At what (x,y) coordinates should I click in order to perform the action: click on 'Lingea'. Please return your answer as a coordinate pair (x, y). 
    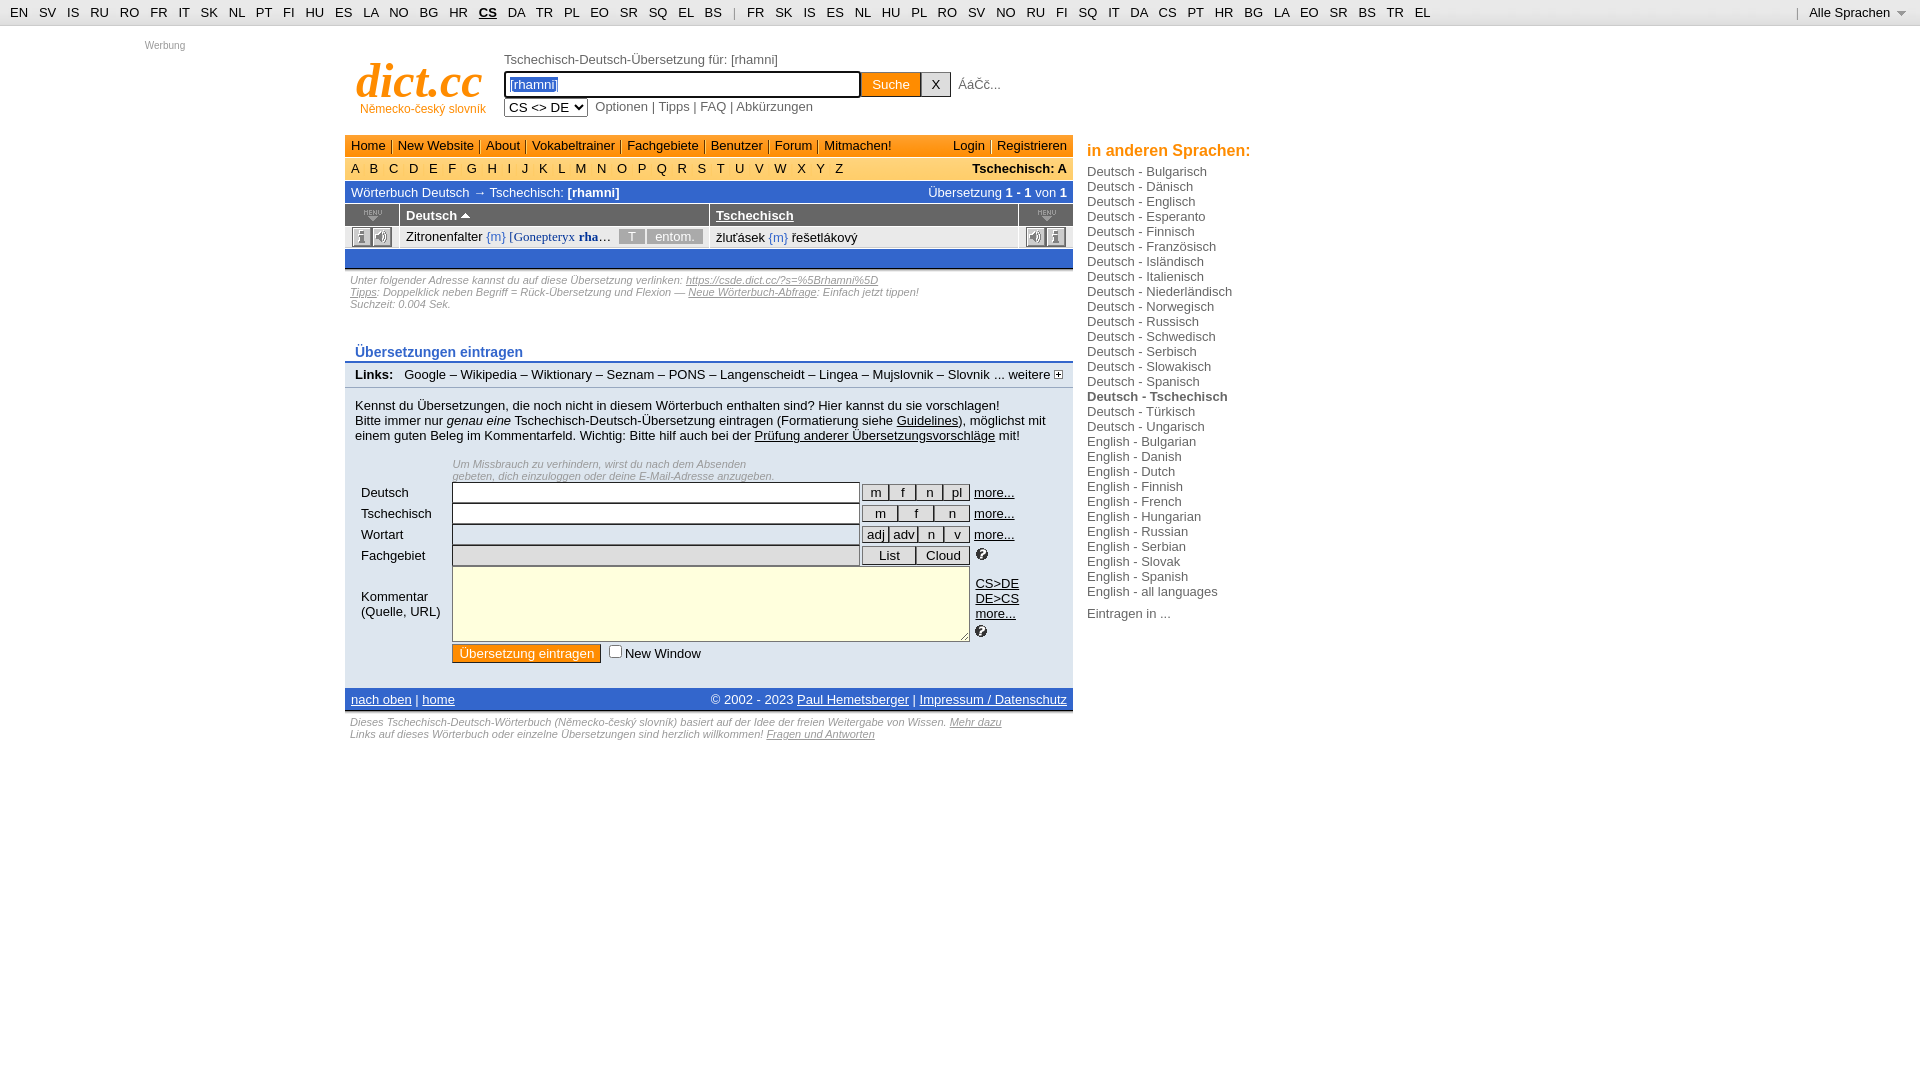
    Looking at the image, I should click on (838, 374).